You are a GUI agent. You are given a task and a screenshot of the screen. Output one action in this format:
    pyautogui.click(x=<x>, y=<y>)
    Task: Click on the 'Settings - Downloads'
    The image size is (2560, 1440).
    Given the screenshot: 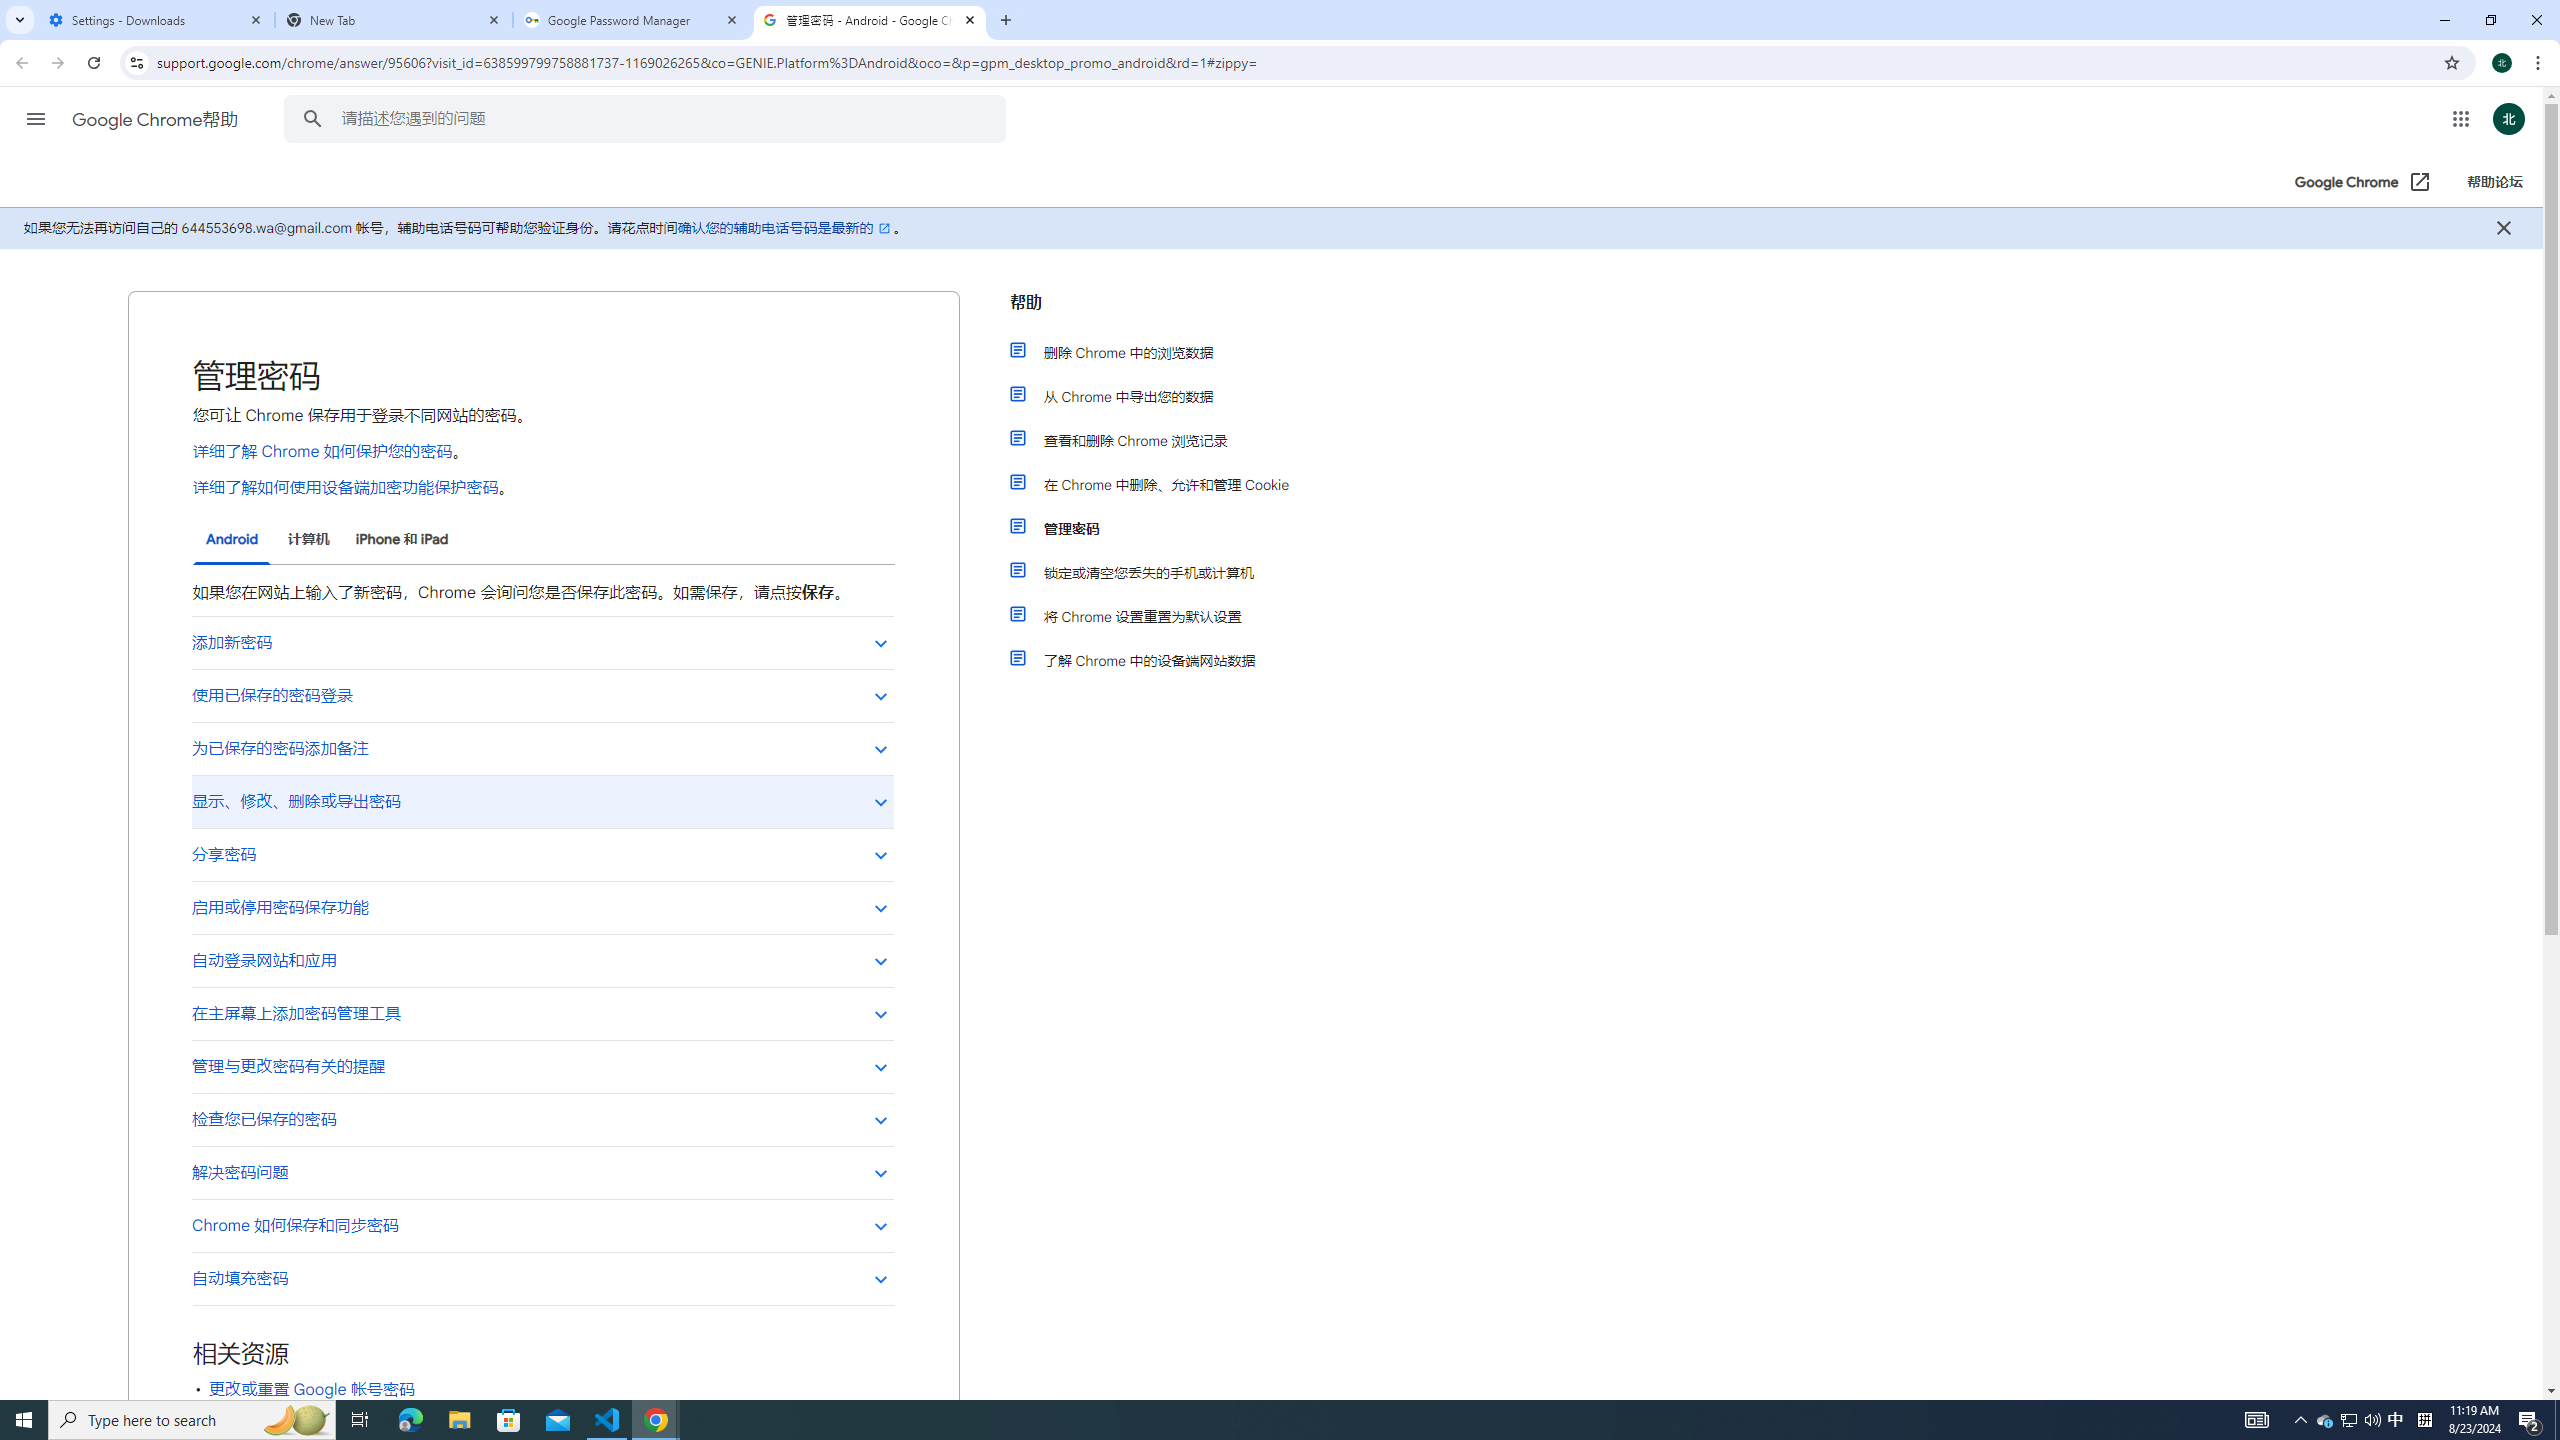 What is the action you would take?
    pyautogui.click(x=155, y=19)
    